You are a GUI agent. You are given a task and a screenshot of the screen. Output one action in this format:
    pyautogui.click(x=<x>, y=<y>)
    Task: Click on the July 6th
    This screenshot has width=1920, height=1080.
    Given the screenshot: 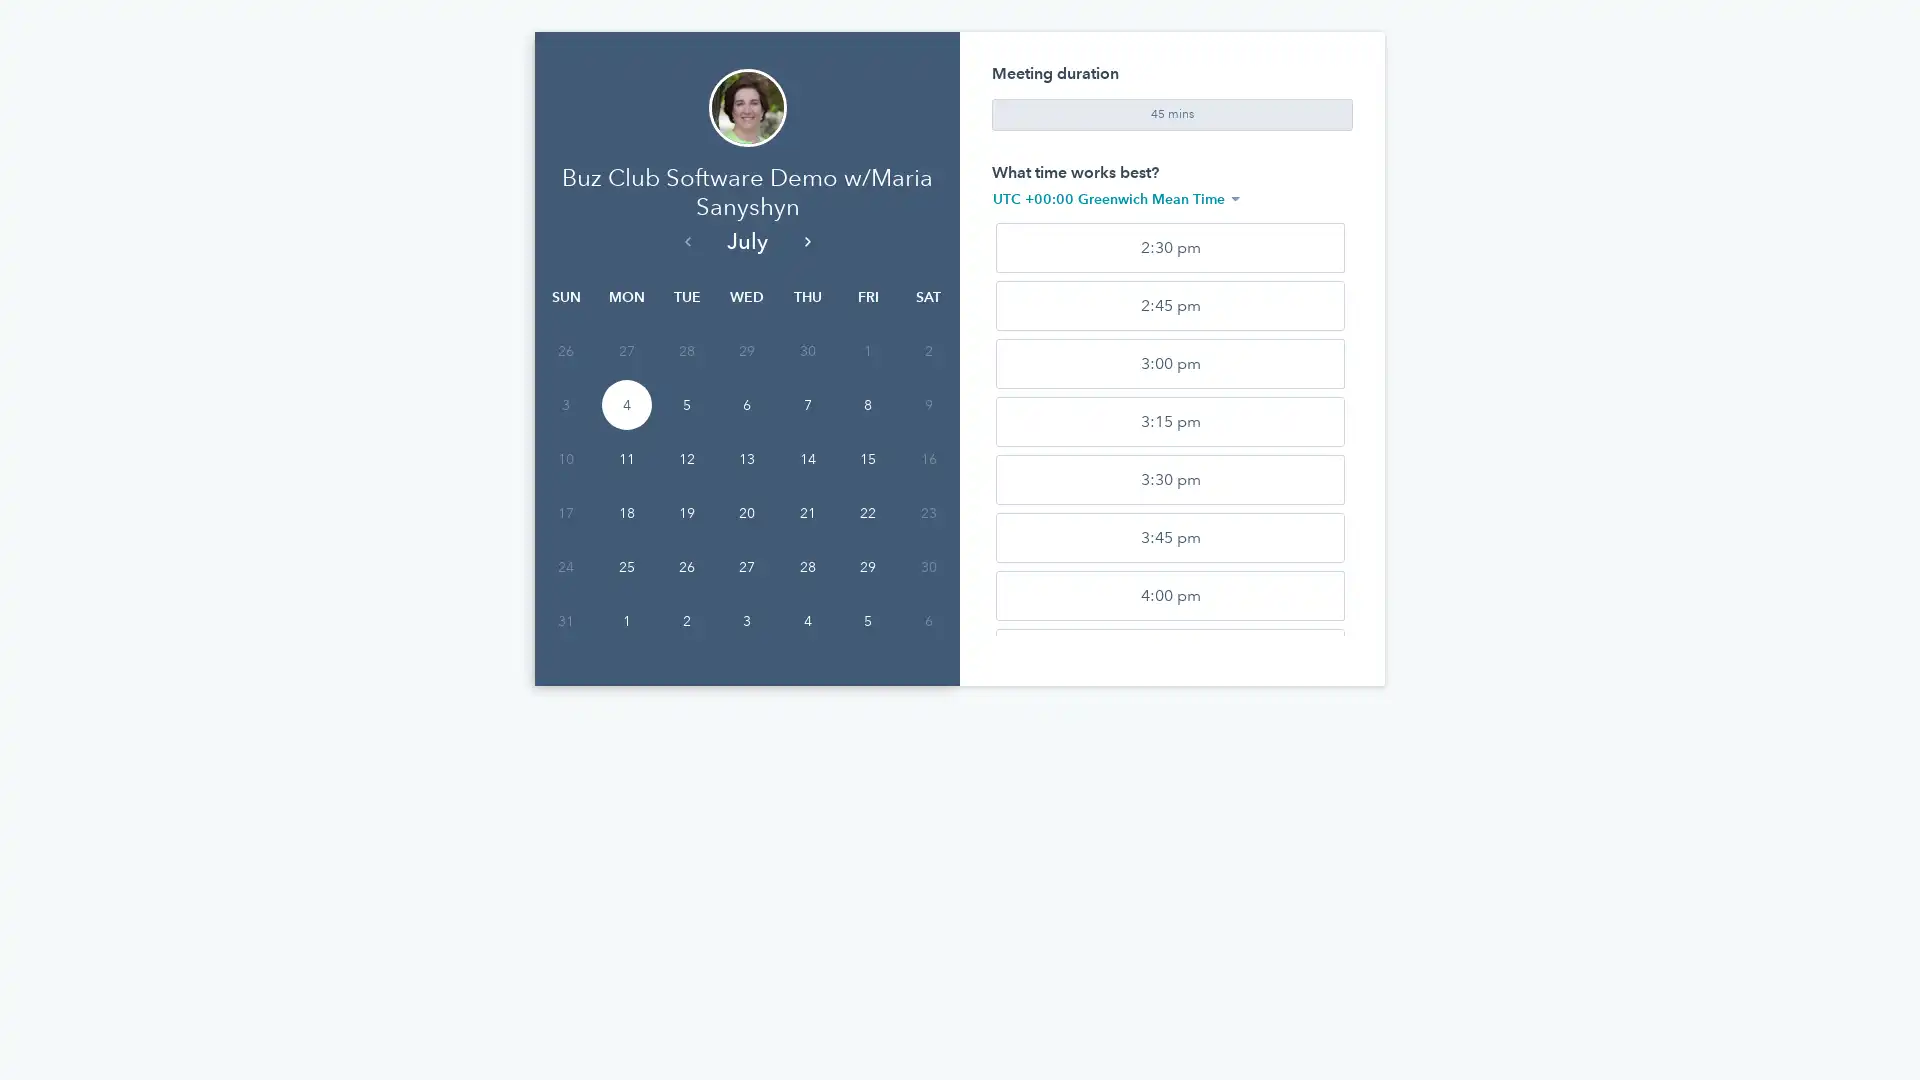 What is the action you would take?
    pyautogui.click(x=746, y=481)
    